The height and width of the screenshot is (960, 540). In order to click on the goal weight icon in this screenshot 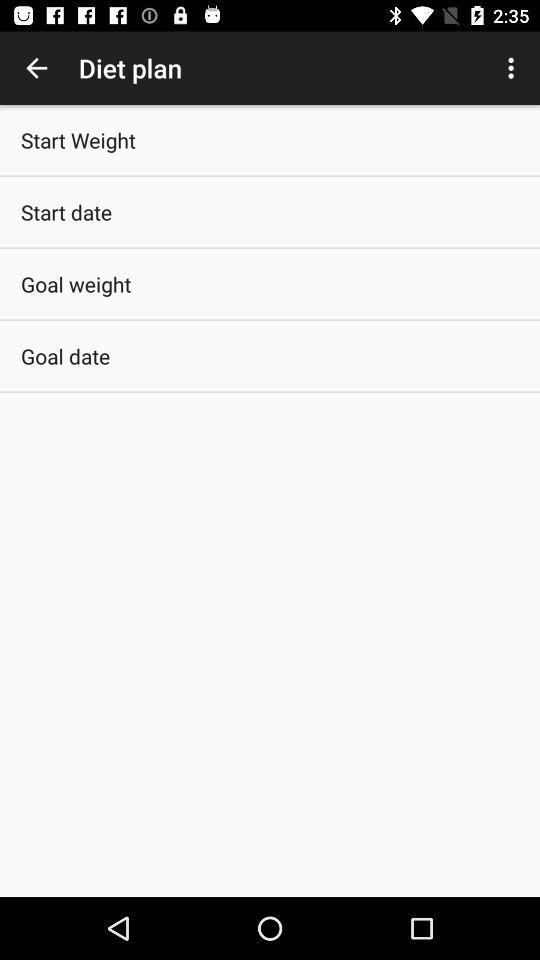, I will do `click(75, 283)`.